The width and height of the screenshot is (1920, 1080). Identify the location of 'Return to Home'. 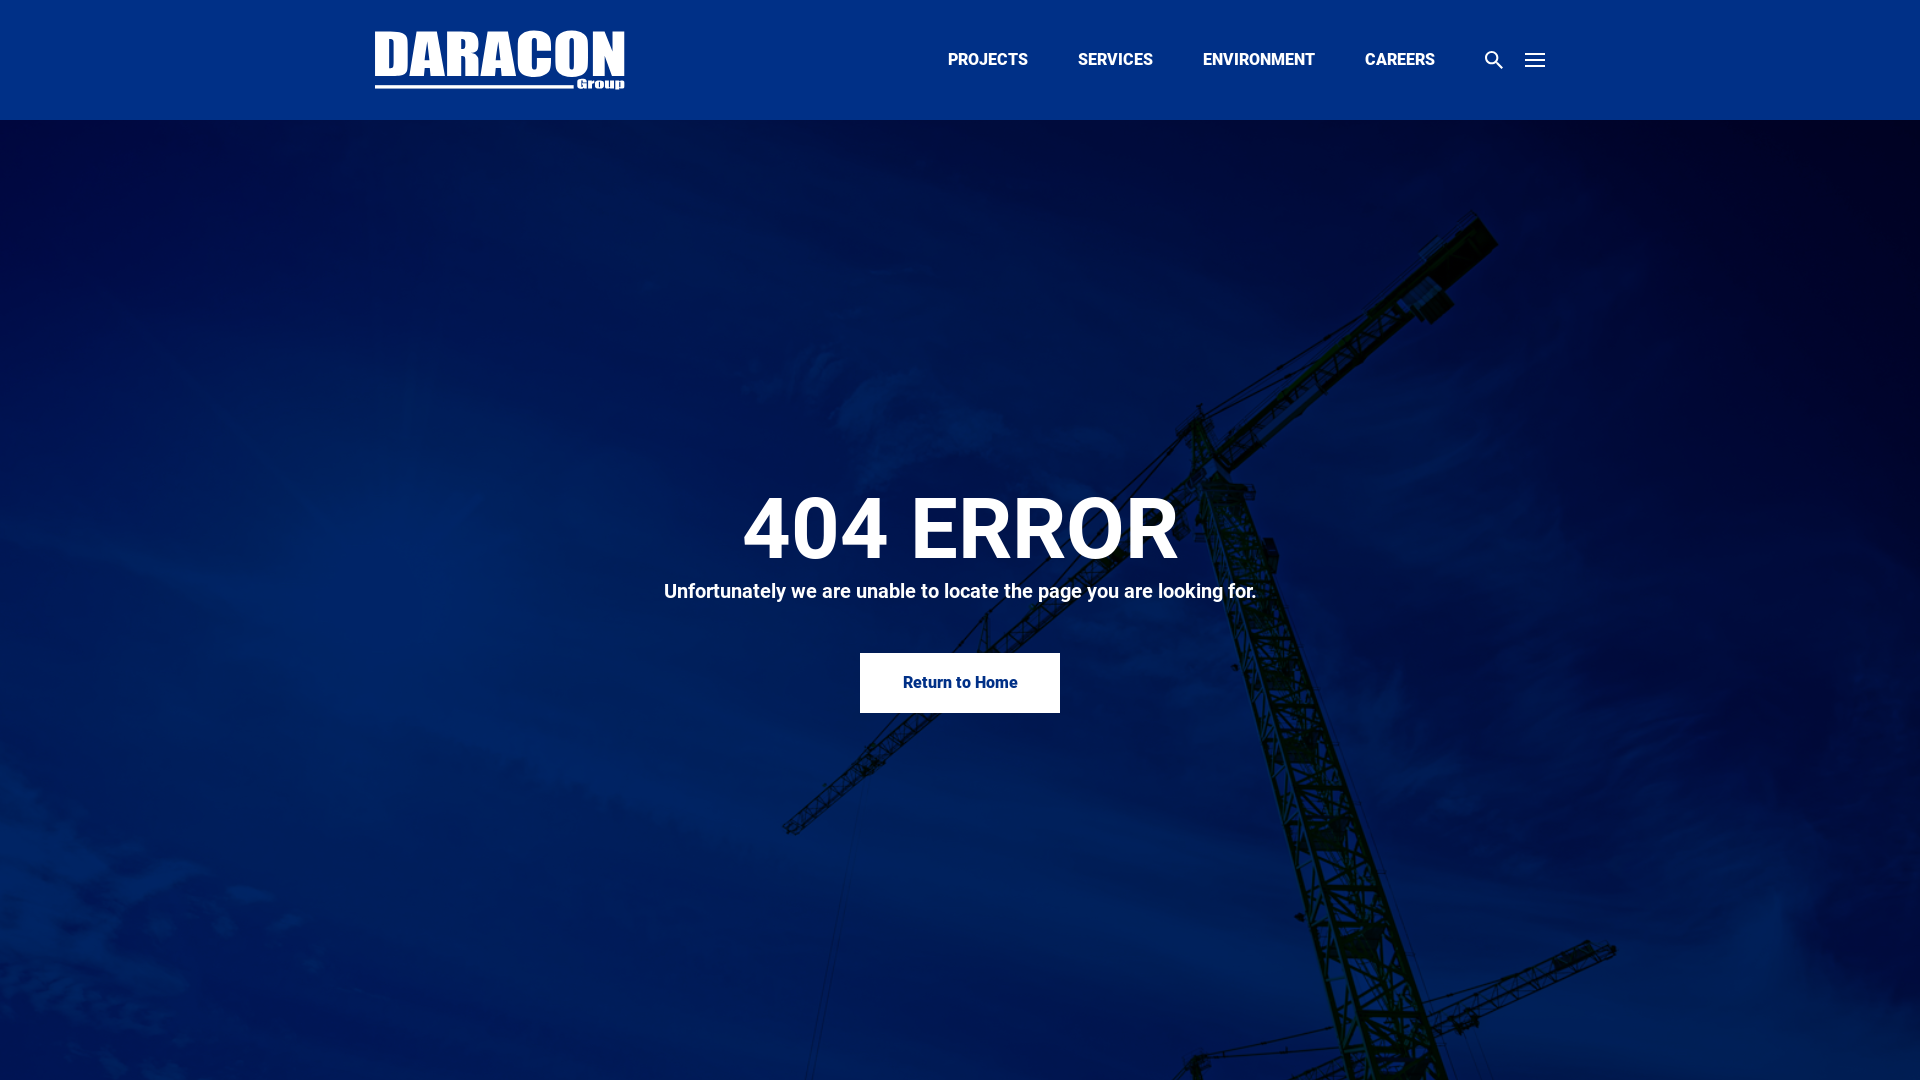
(960, 681).